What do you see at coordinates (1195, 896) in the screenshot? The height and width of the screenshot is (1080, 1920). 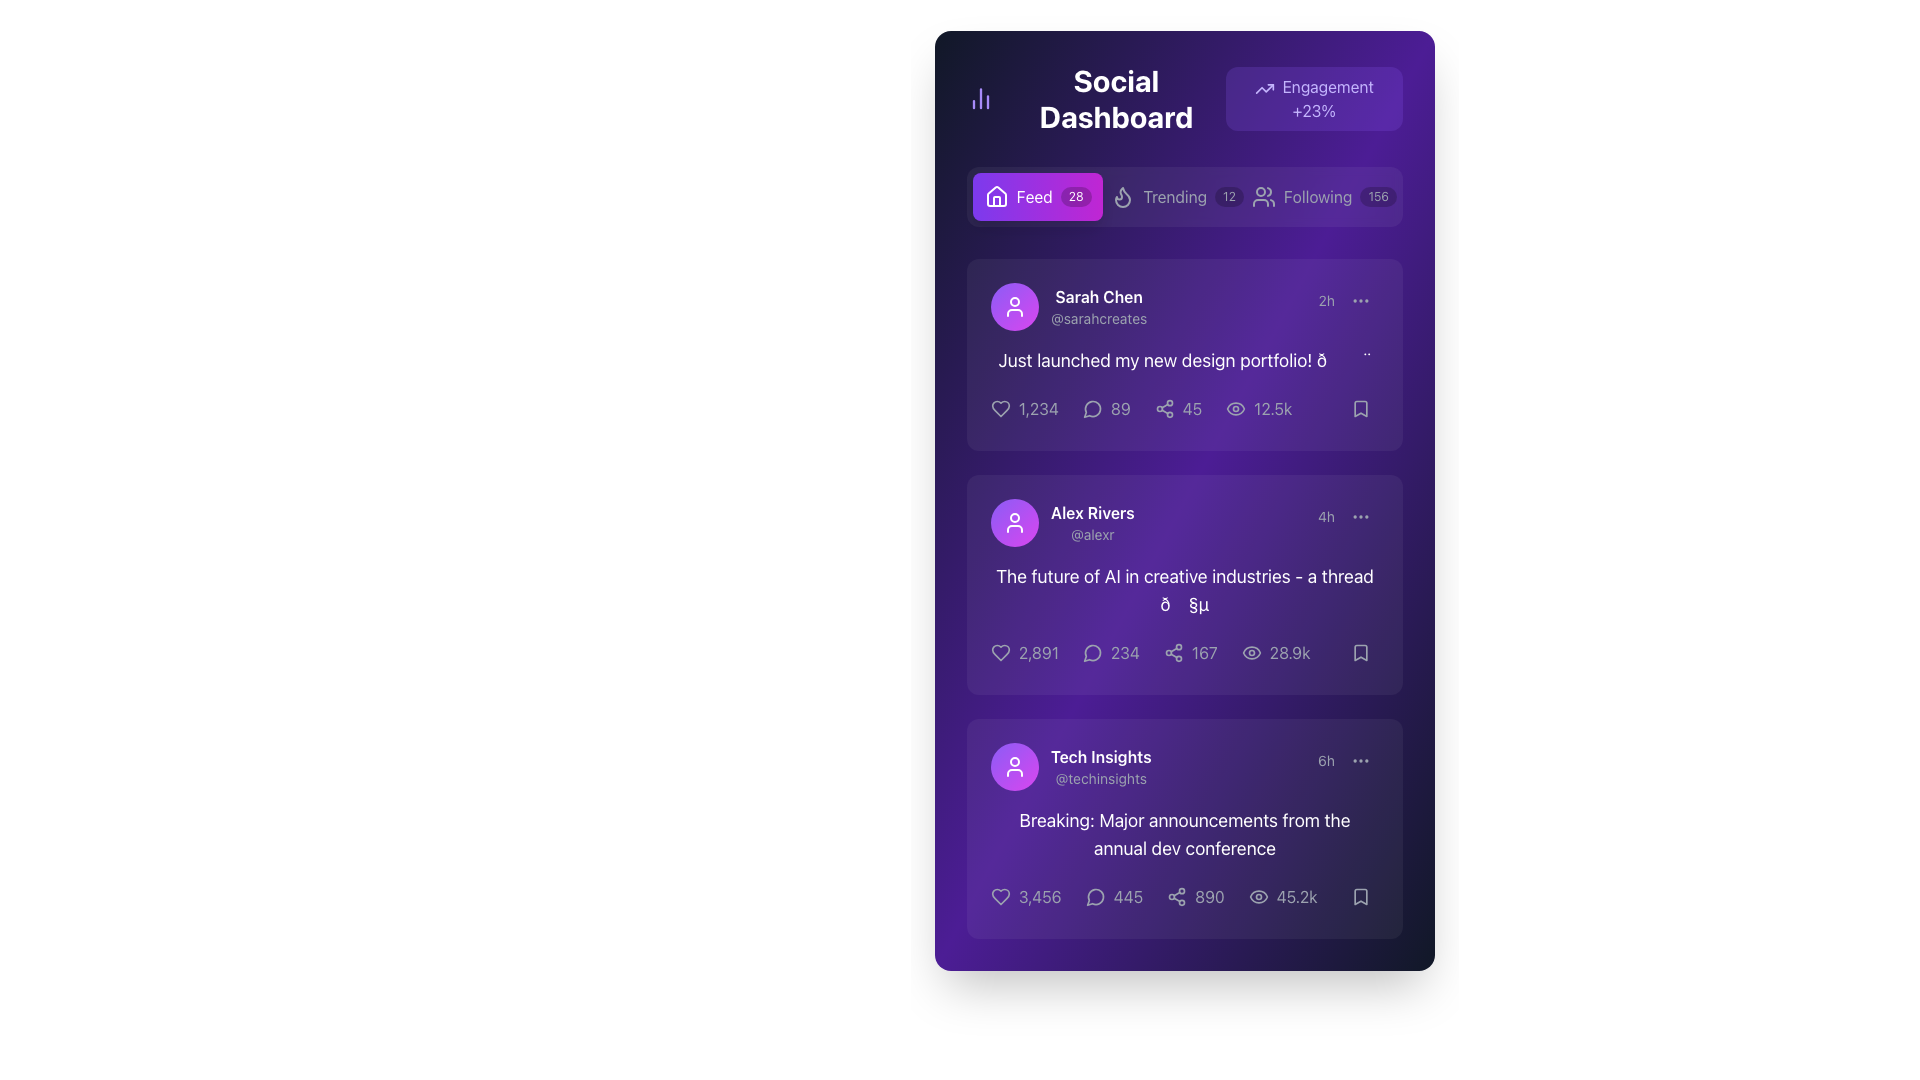 I see `the share button located at the bottom of the 'Tech Insights' post card, which is the third element in a row of interaction buttons` at bounding box center [1195, 896].